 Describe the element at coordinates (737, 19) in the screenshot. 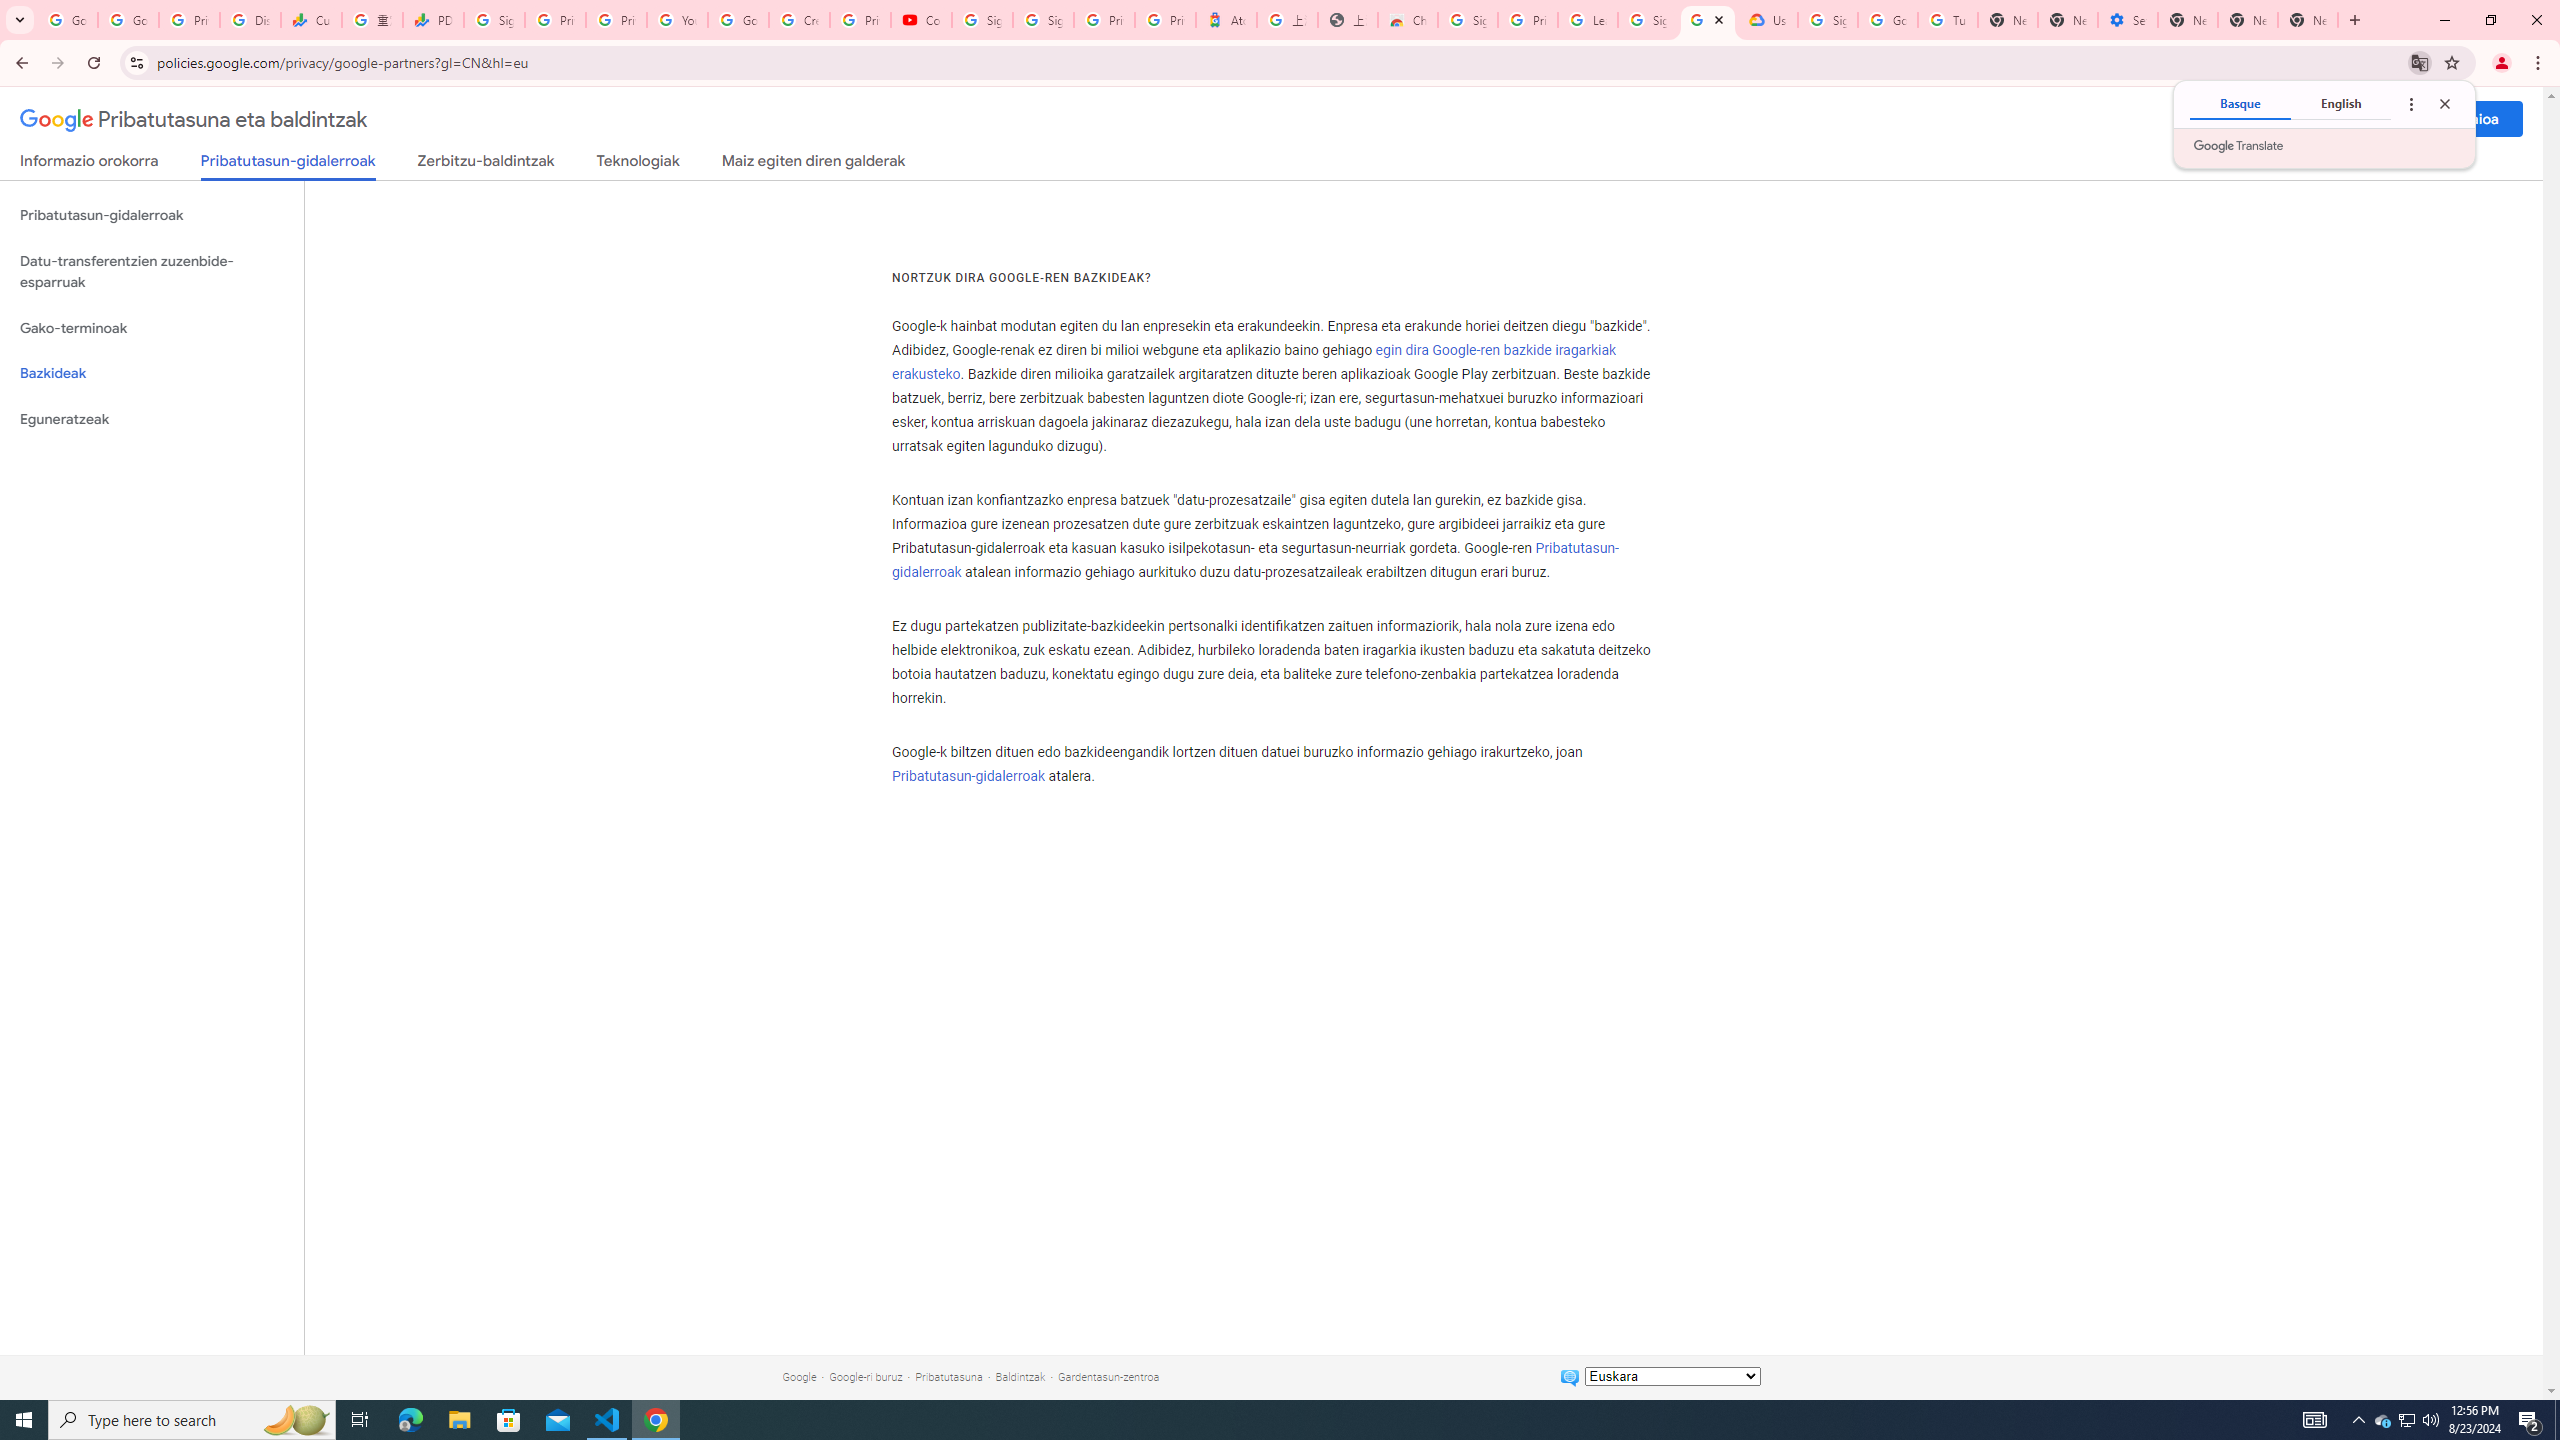

I see `'Google Account Help'` at that location.